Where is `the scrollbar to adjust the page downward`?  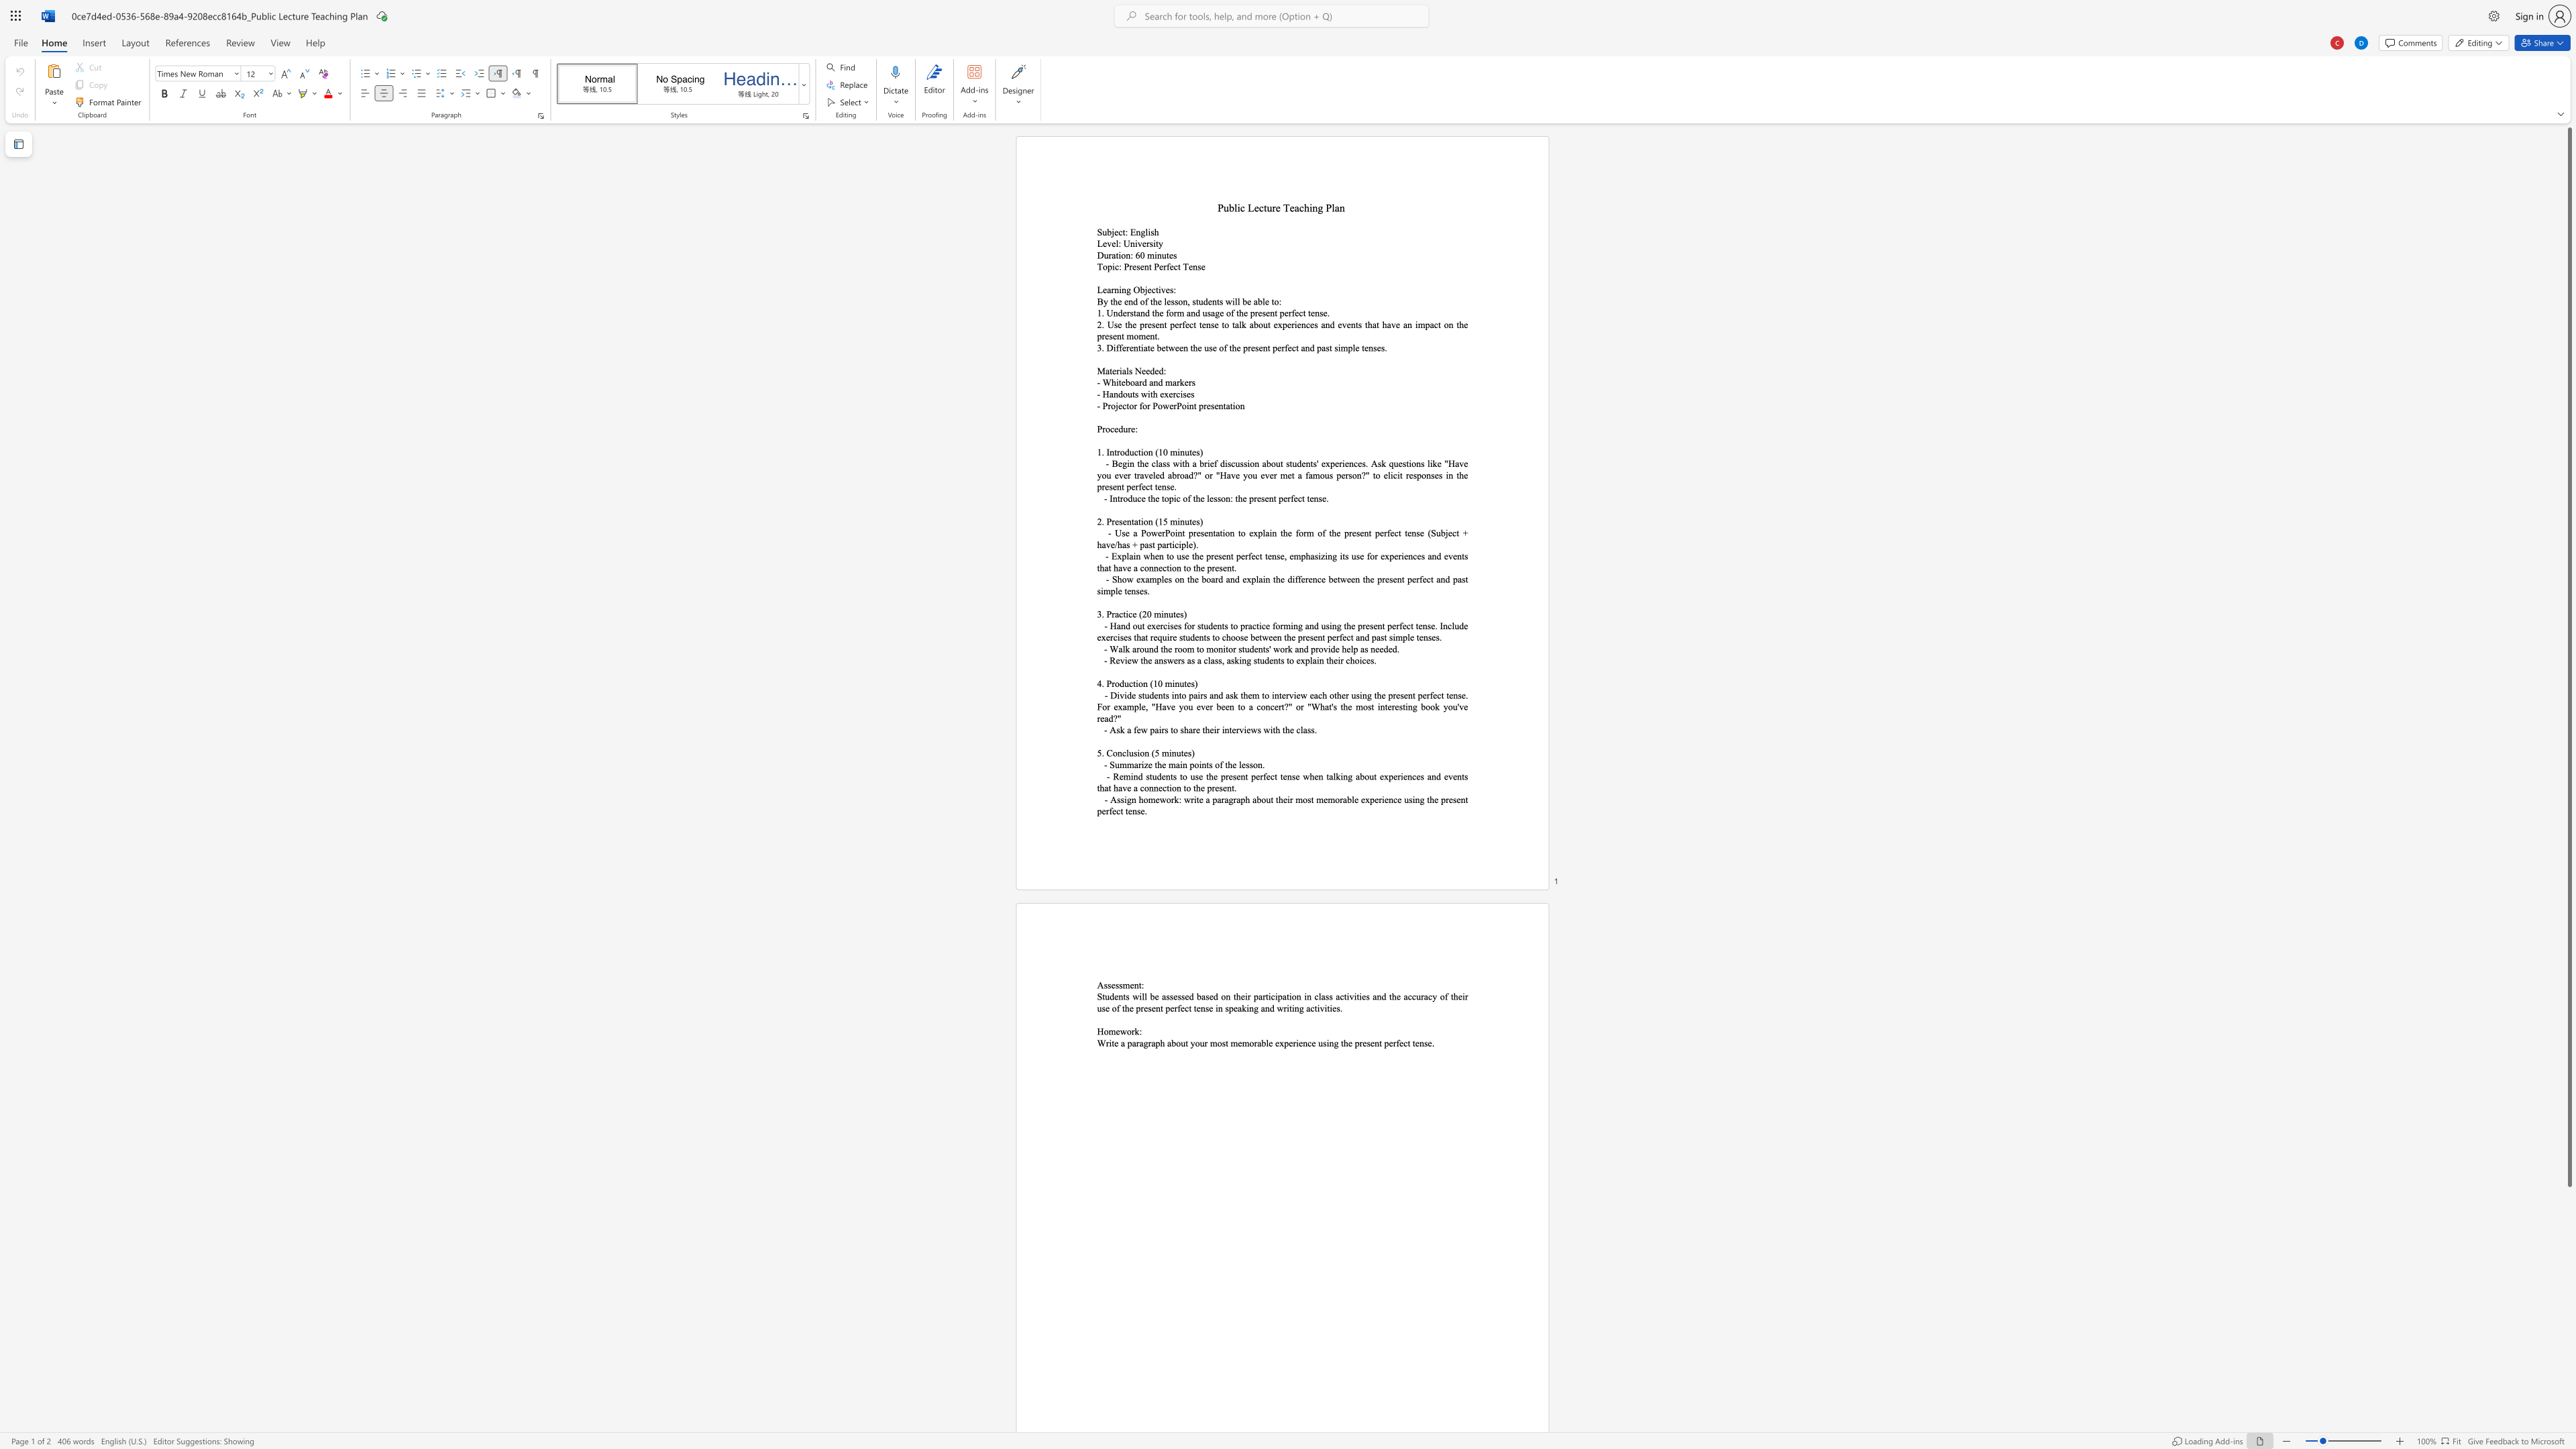
the scrollbar to adjust the page downward is located at coordinates (2568, 1328).